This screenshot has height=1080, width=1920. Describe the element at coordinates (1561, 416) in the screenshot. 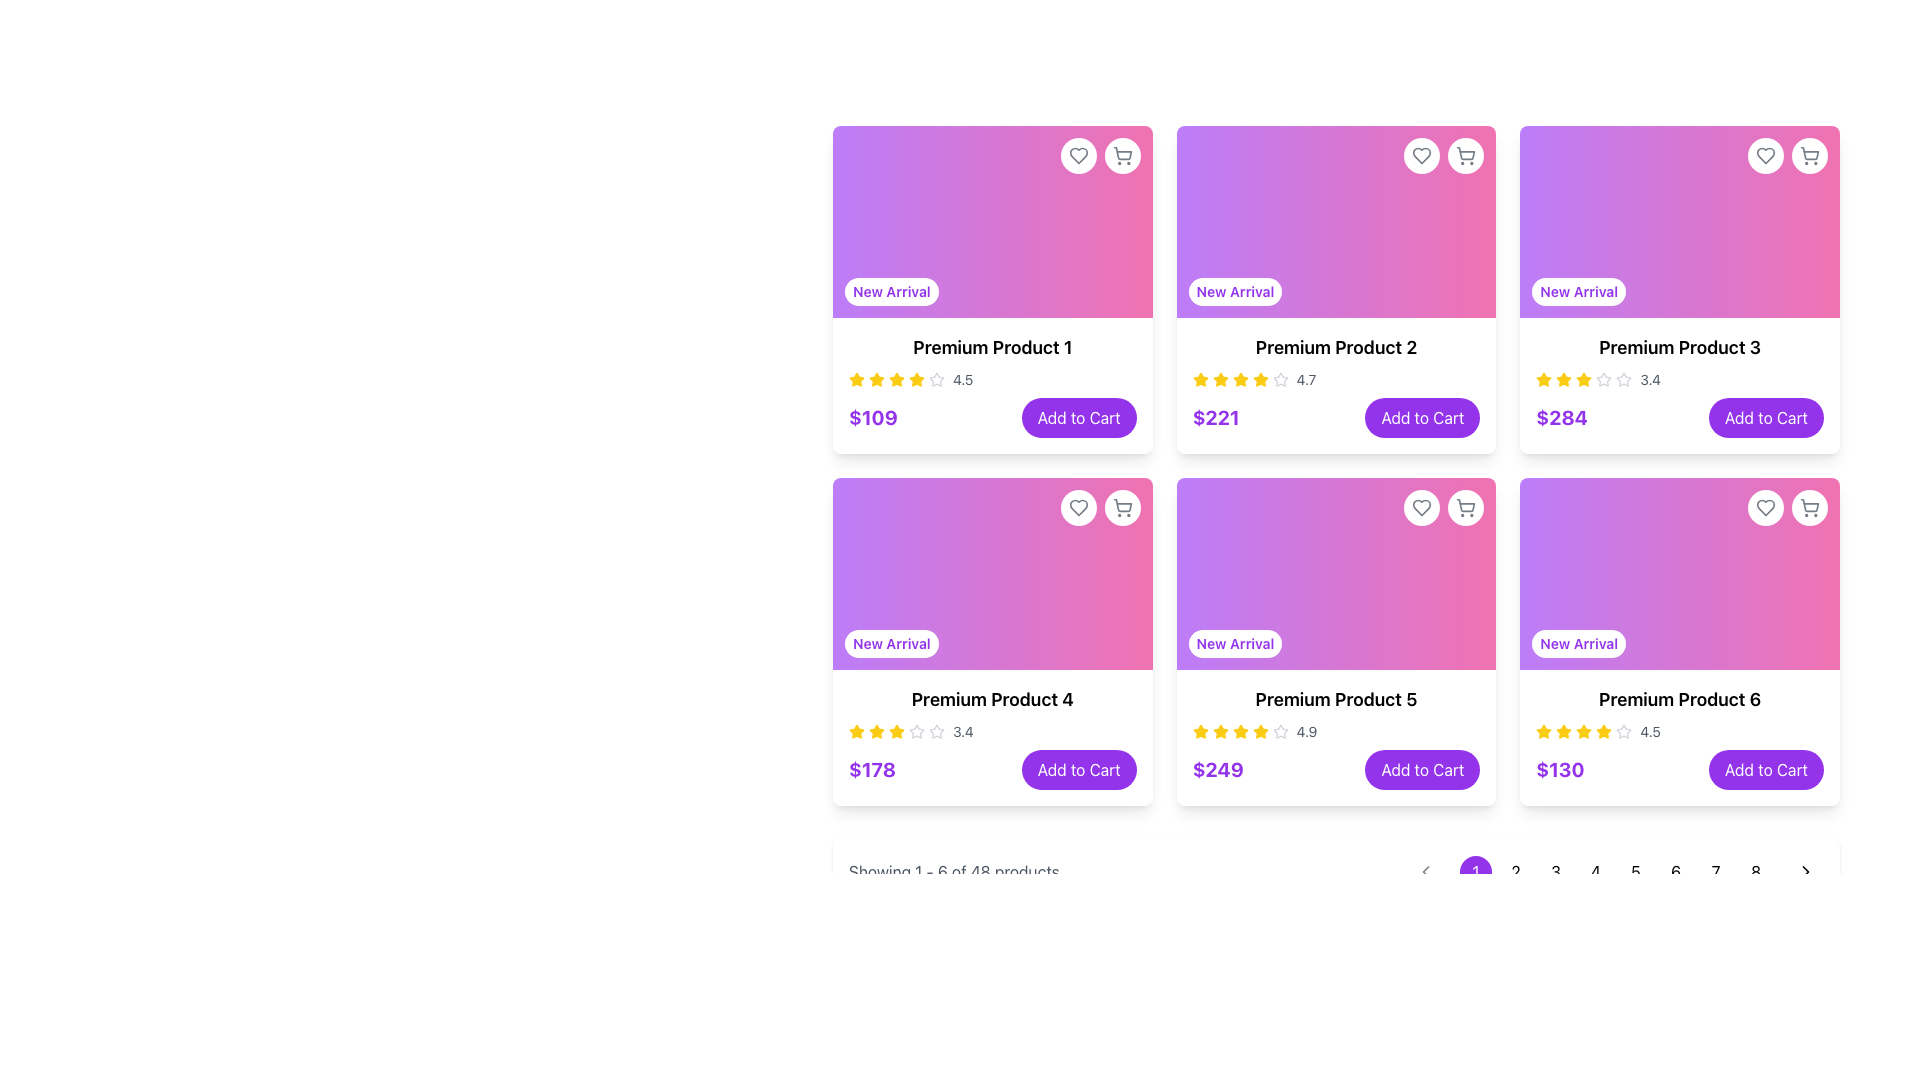

I see `the text label displaying '$284' in bold purple font, located in the bottom-left corner of the 'Premium Product 3' card, directly left of the 'Add to Cart' button` at that location.